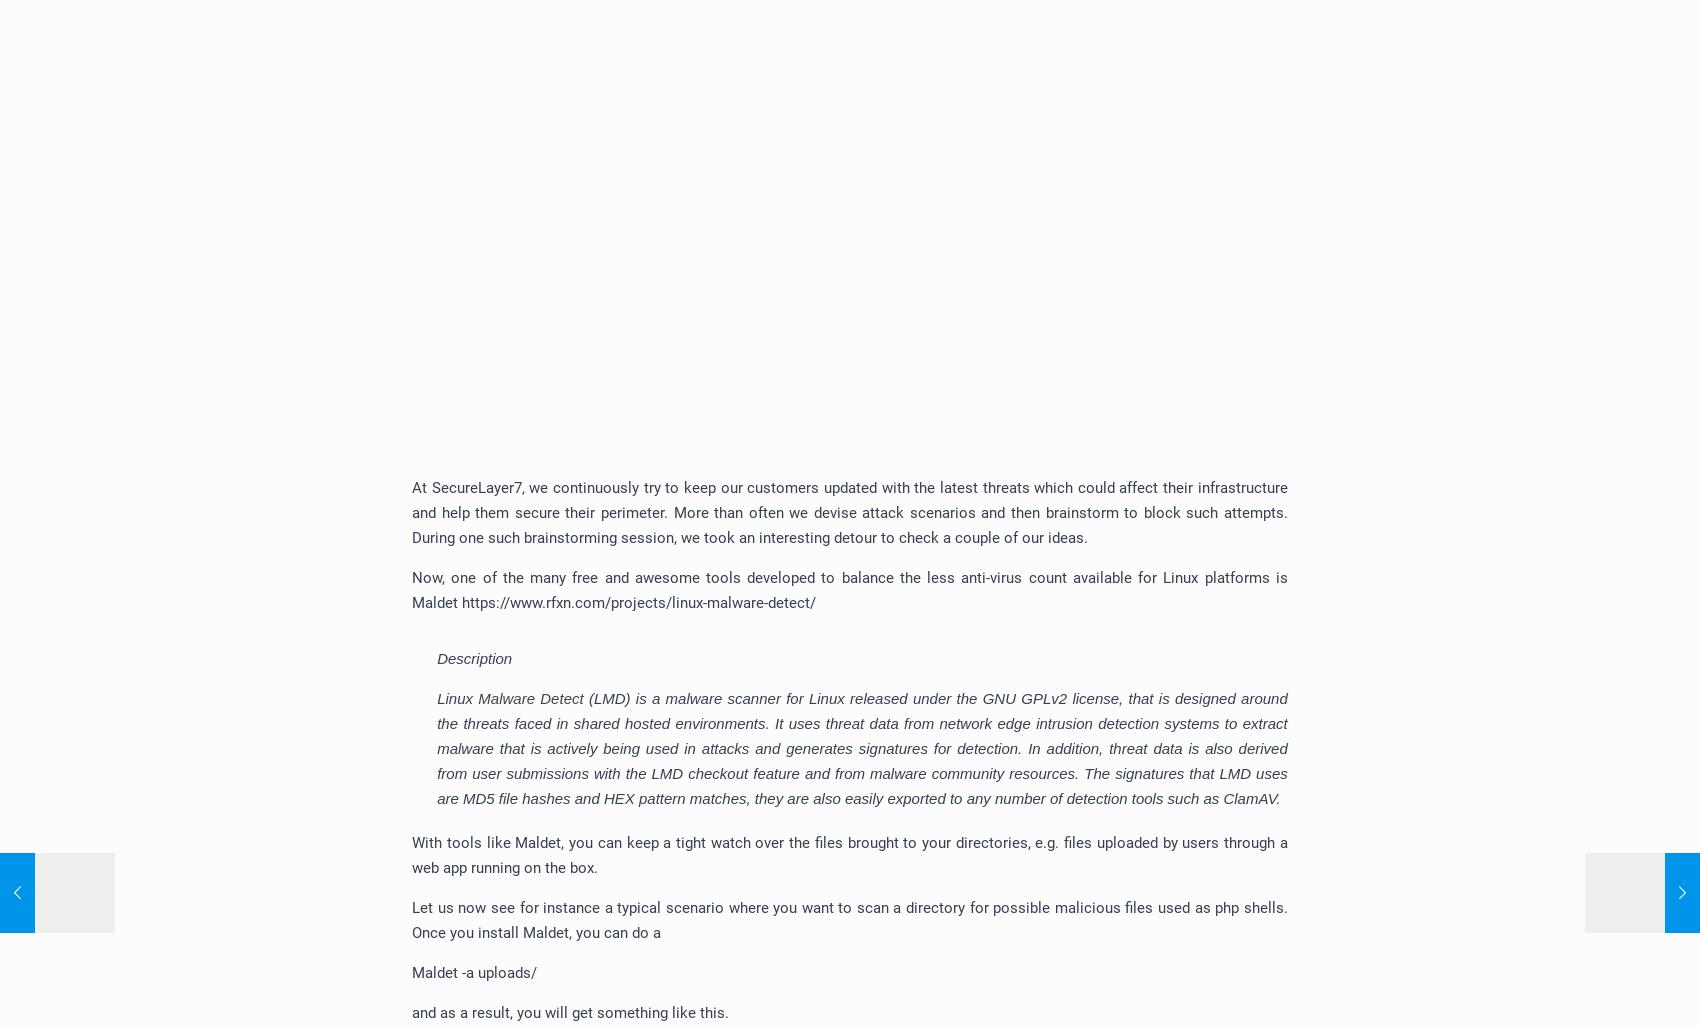 The image size is (1700, 1027). I want to click on 'Malware Detect', so click(478, 698).